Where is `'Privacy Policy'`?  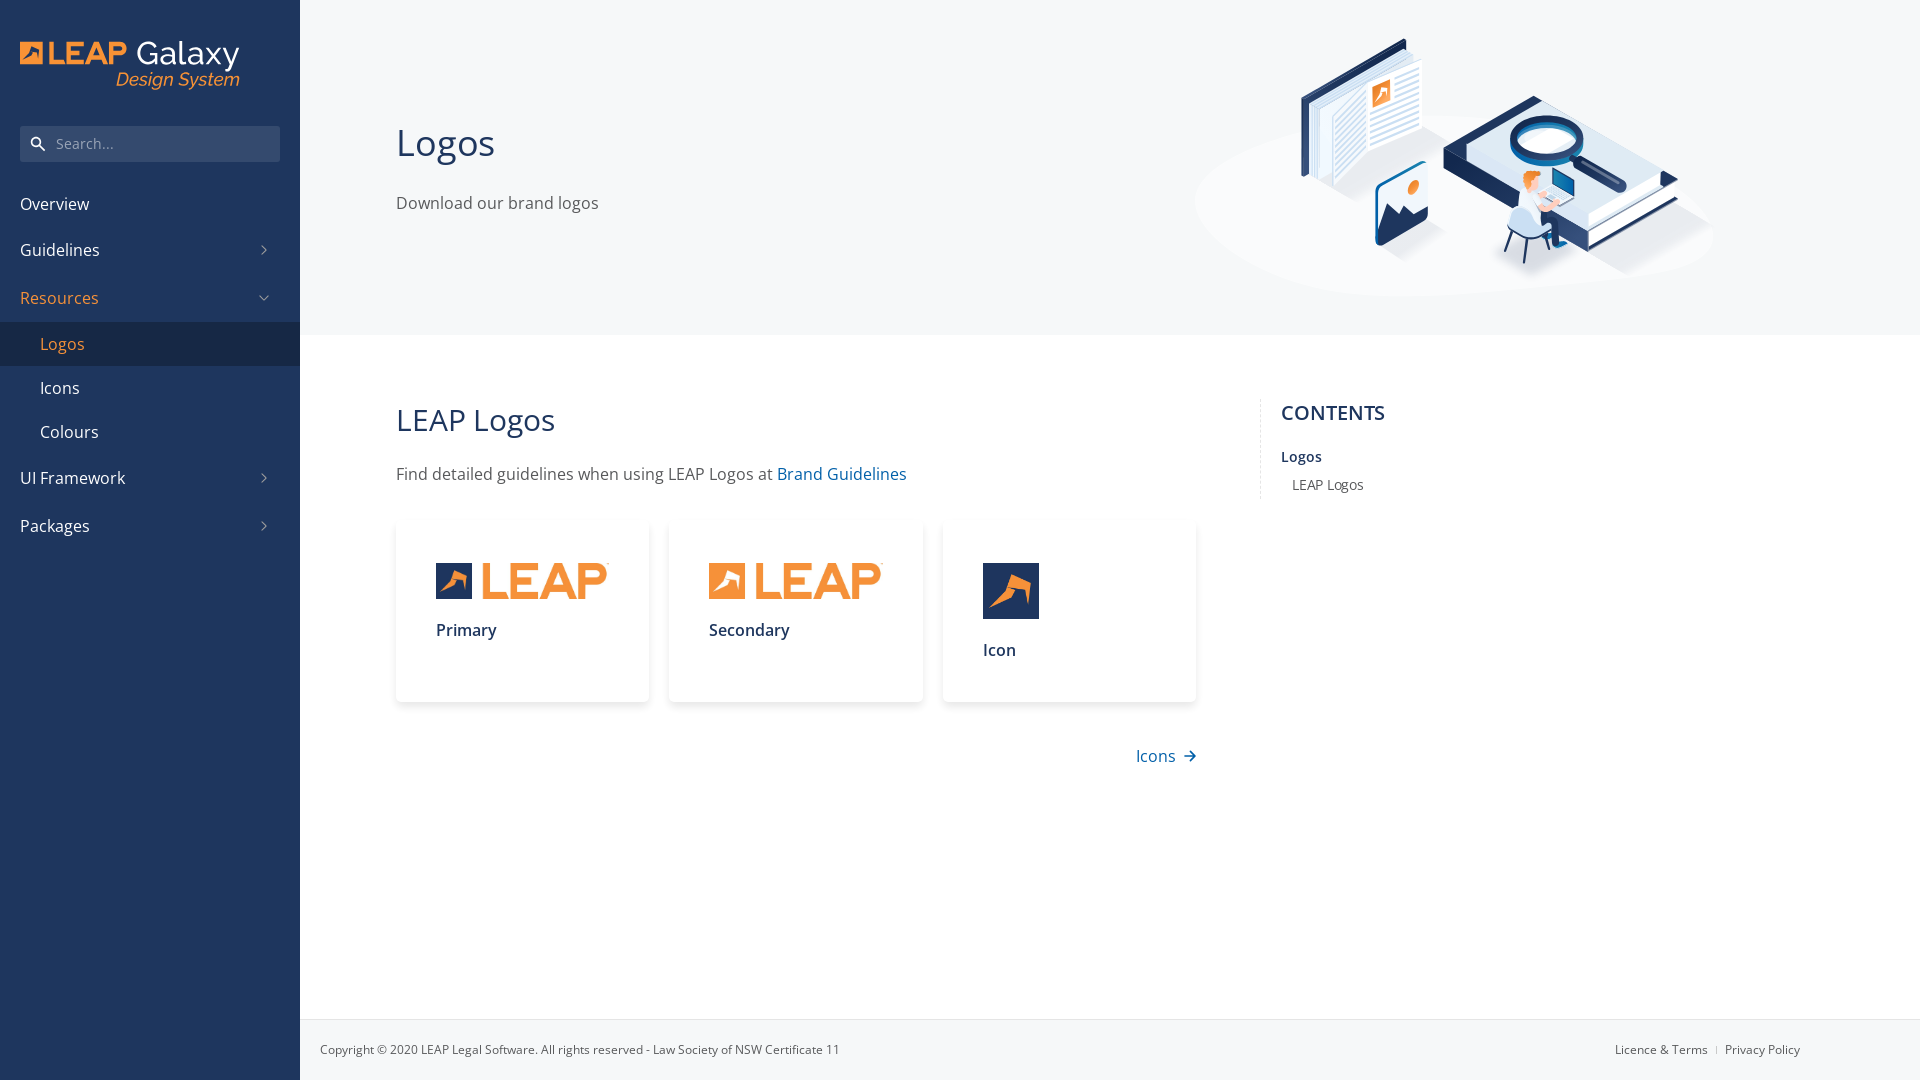 'Privacy Policy' is located at coordinates (1762, 1048).